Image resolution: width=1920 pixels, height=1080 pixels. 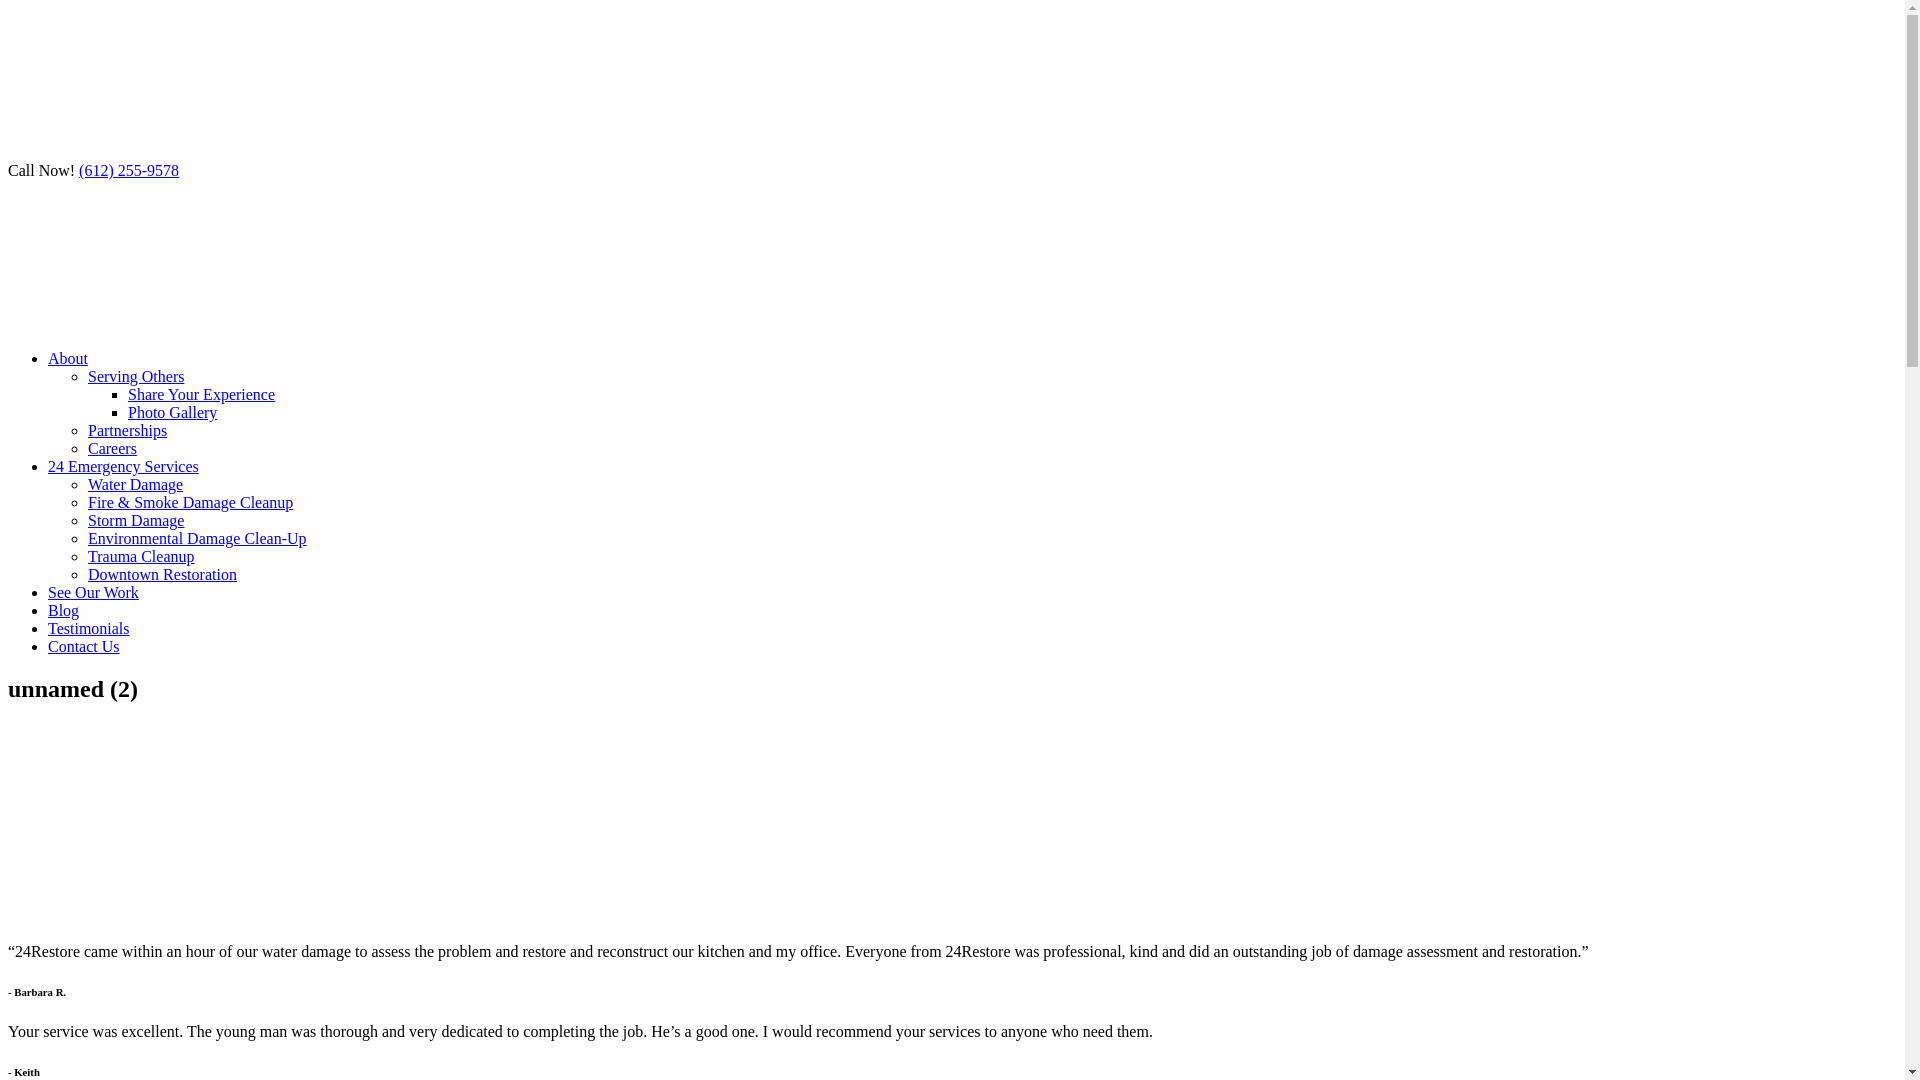 I want to click on 'Testimonials', so click(x=48, y=627).